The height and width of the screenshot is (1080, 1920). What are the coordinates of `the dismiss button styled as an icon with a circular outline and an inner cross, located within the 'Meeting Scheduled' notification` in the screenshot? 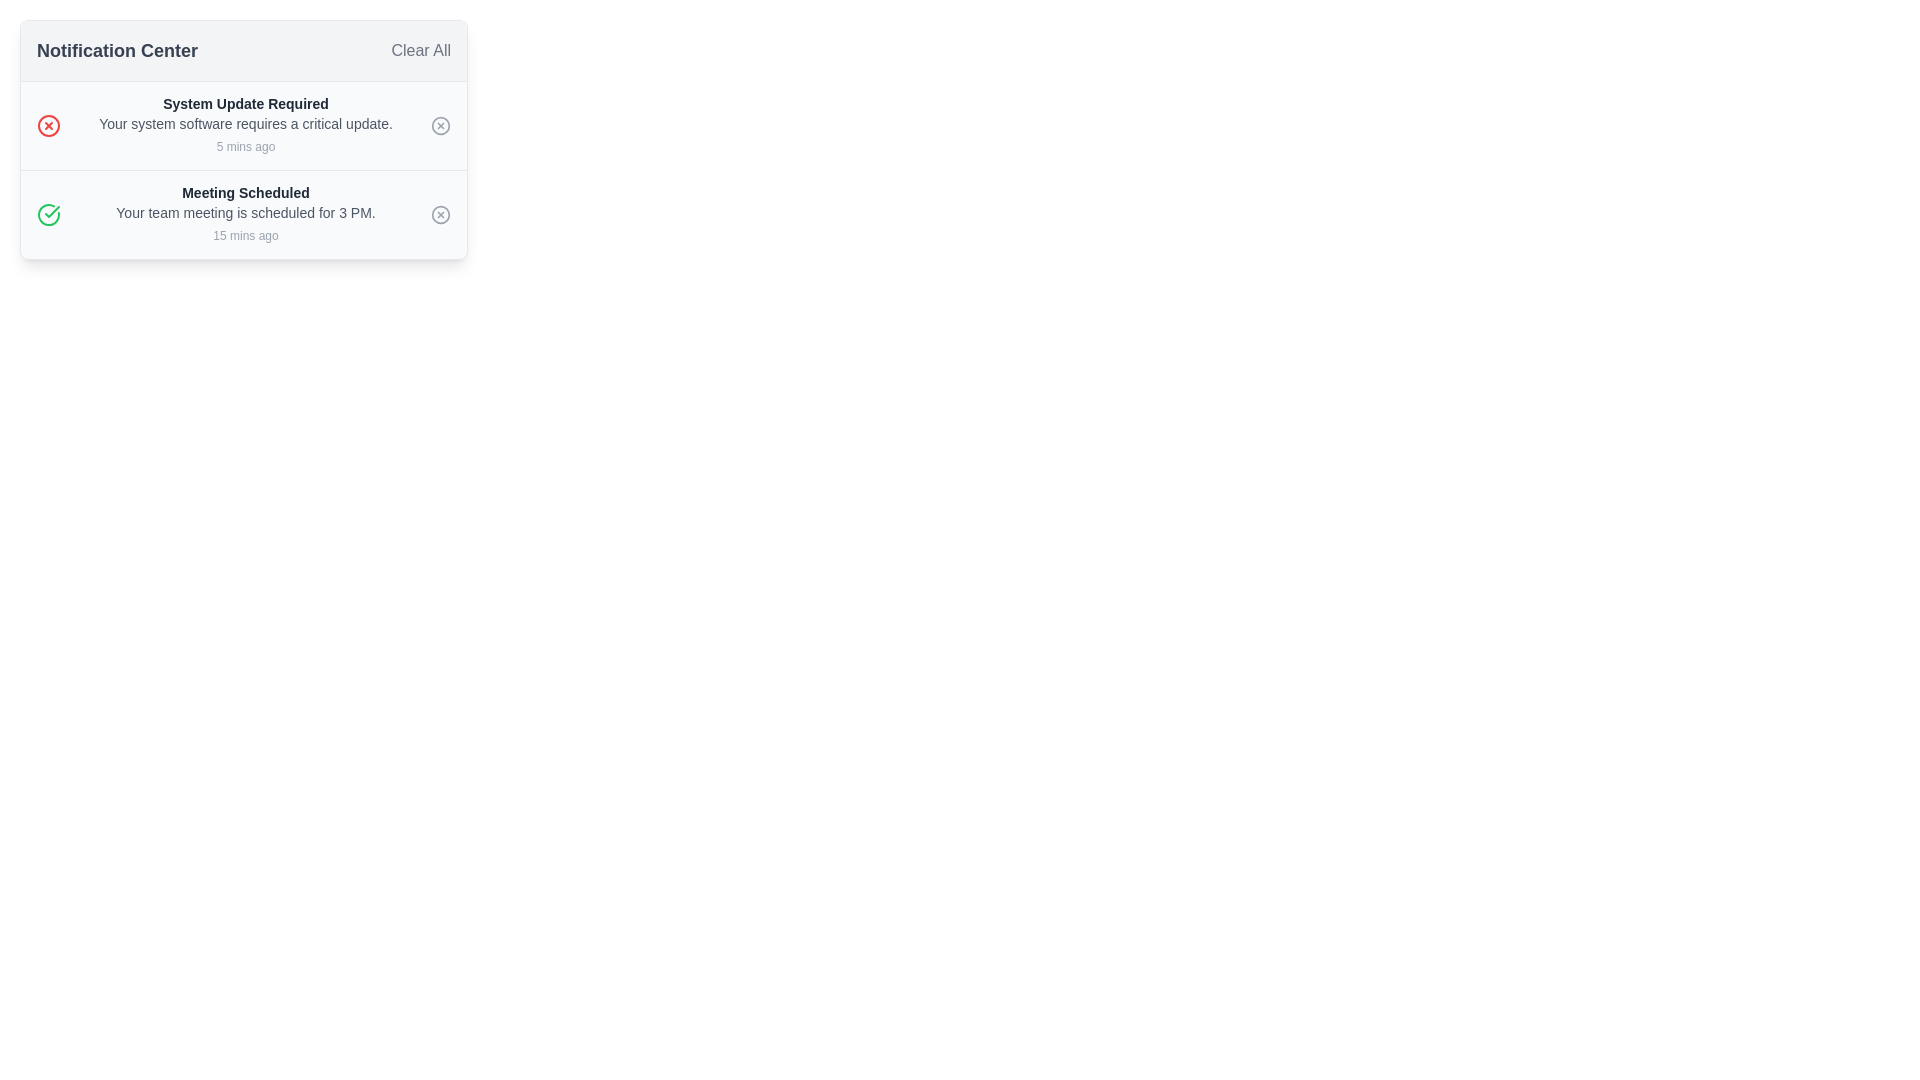 It's located at (440, 215).